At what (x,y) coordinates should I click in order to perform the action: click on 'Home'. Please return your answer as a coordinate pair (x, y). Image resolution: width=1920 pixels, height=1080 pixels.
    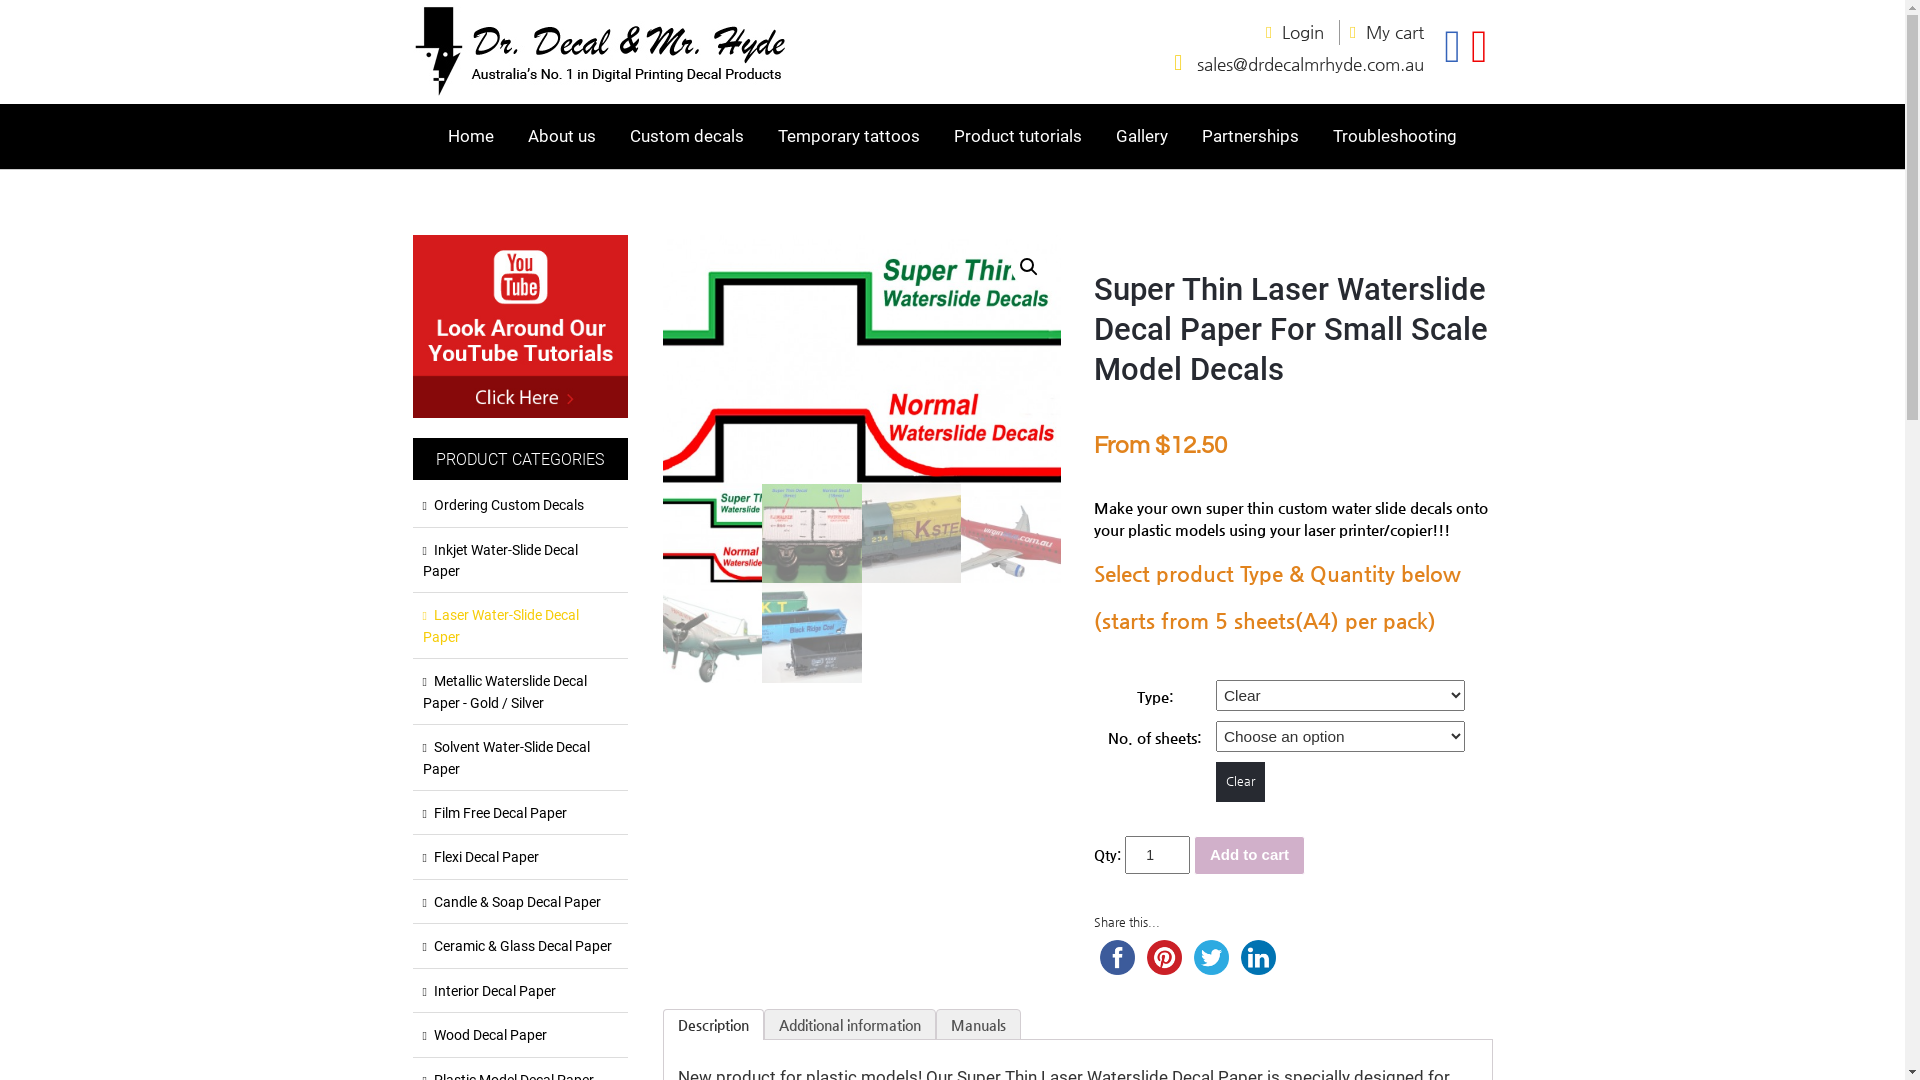
    Looking at the image, I should click on (440, 135).